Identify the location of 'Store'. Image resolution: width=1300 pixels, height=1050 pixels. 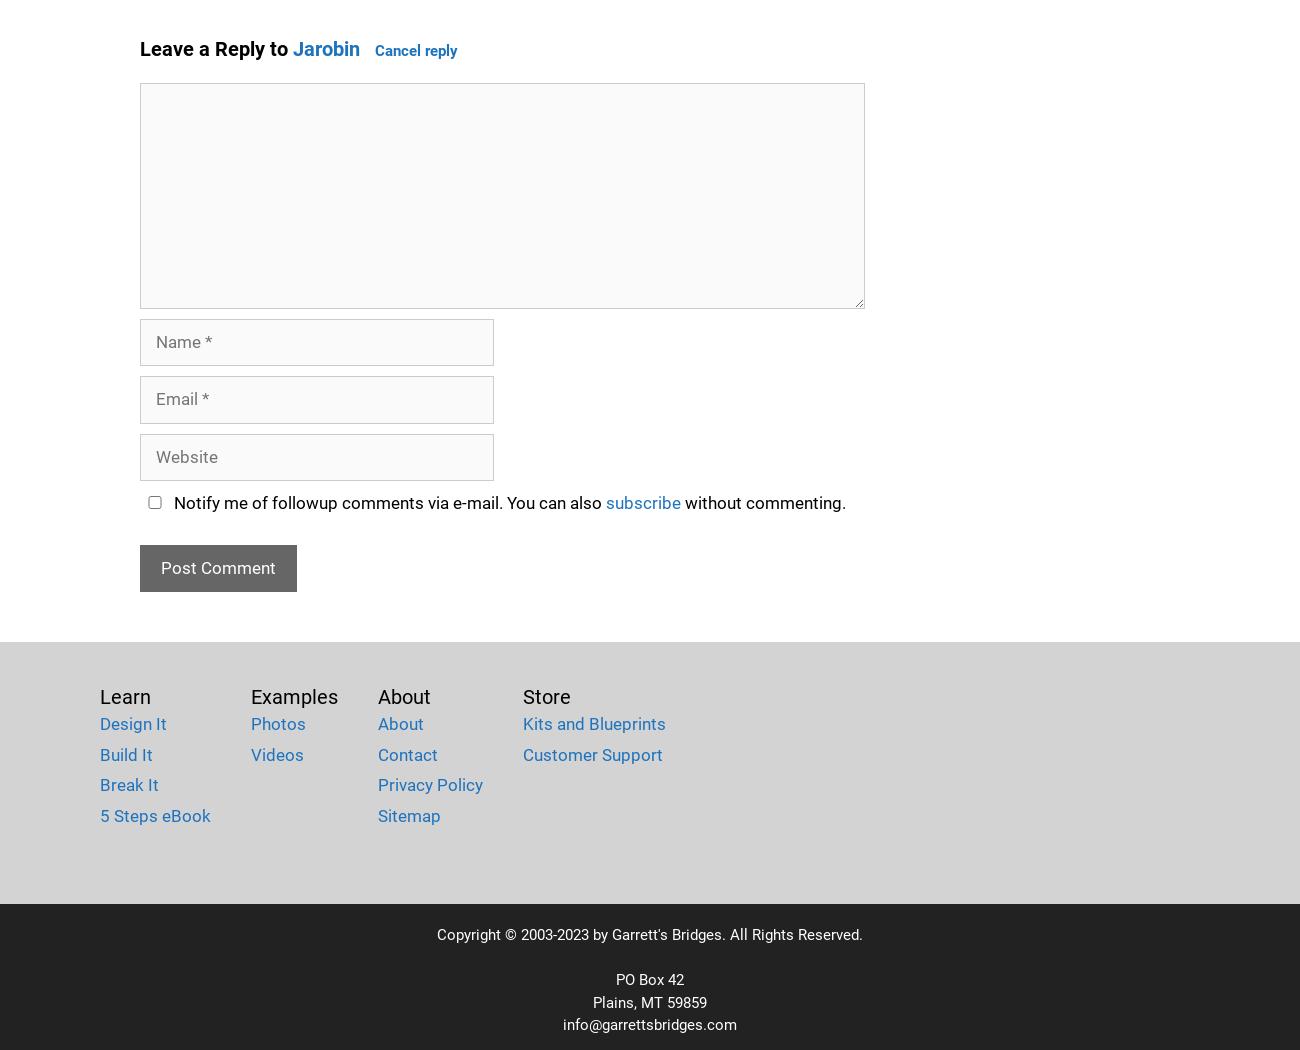
(546, 696).